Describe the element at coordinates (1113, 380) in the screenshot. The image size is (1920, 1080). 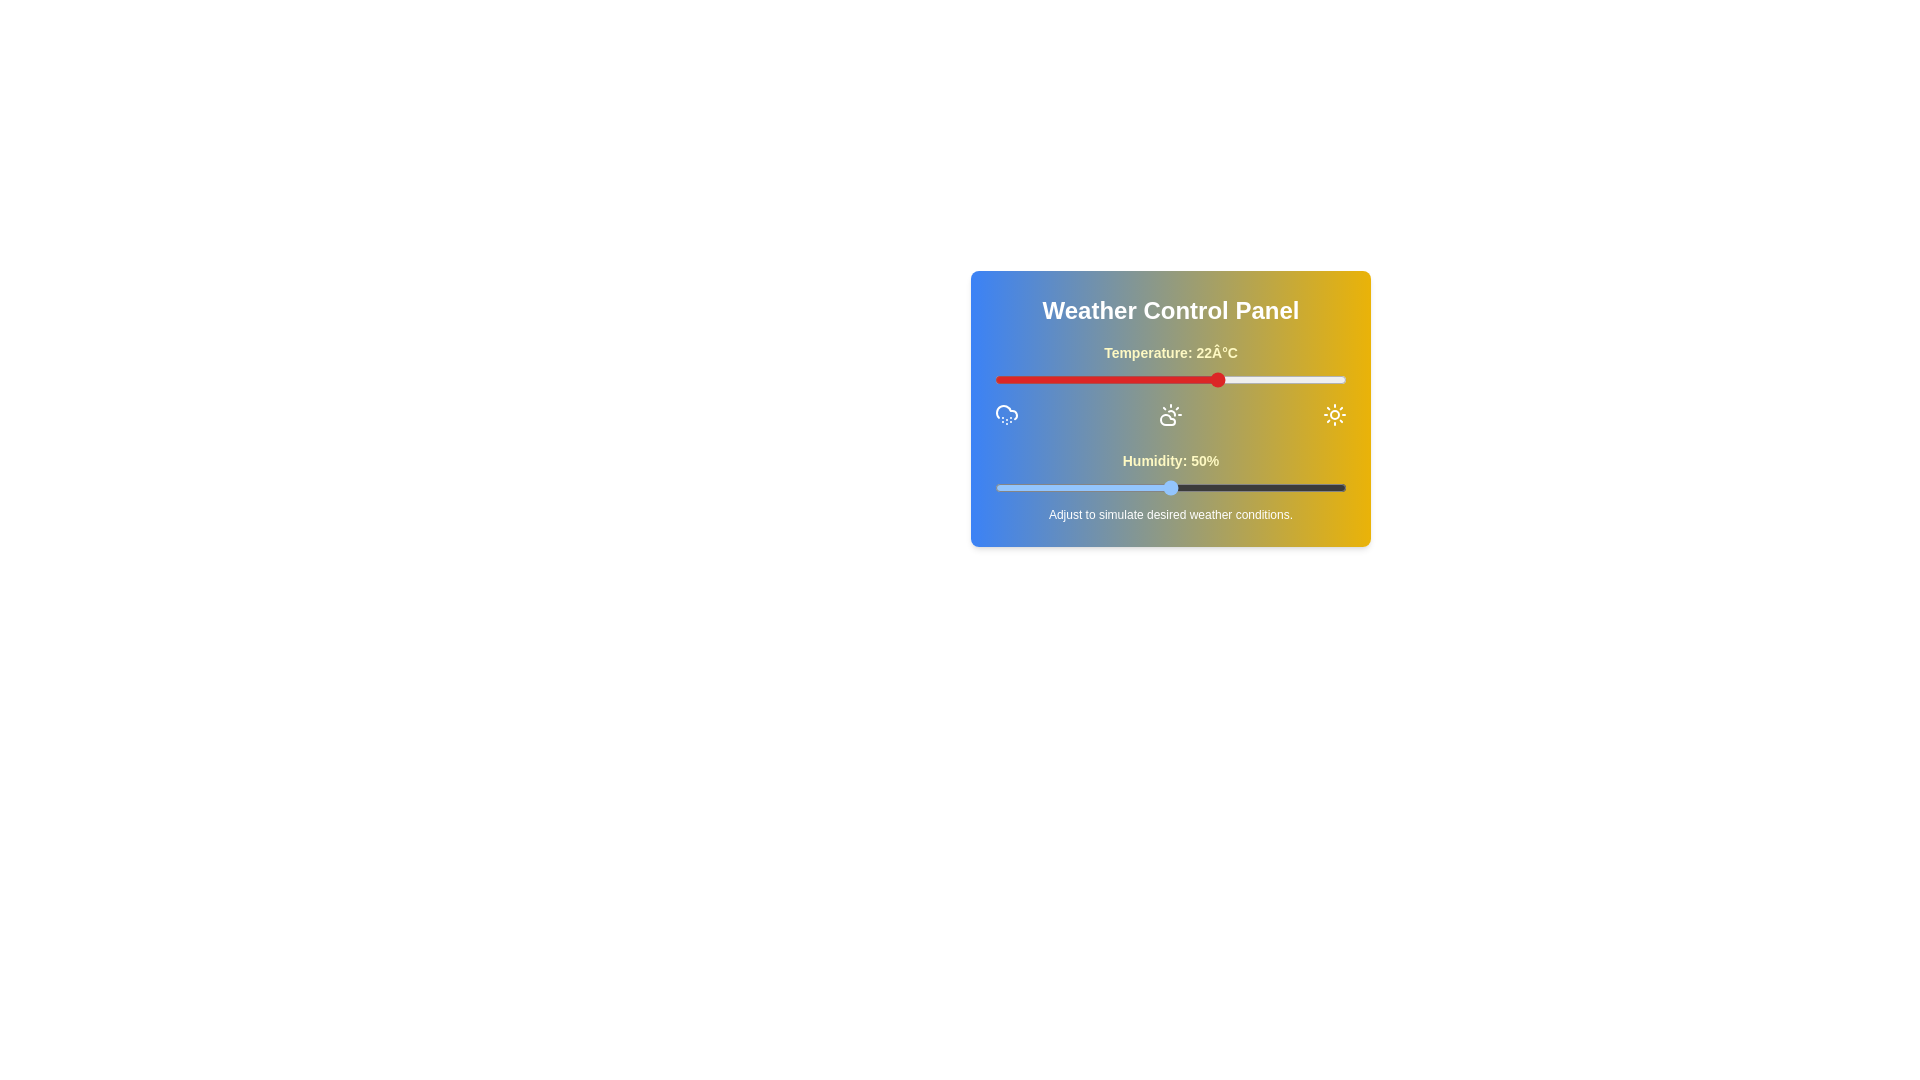
I see `temperature` at that location.